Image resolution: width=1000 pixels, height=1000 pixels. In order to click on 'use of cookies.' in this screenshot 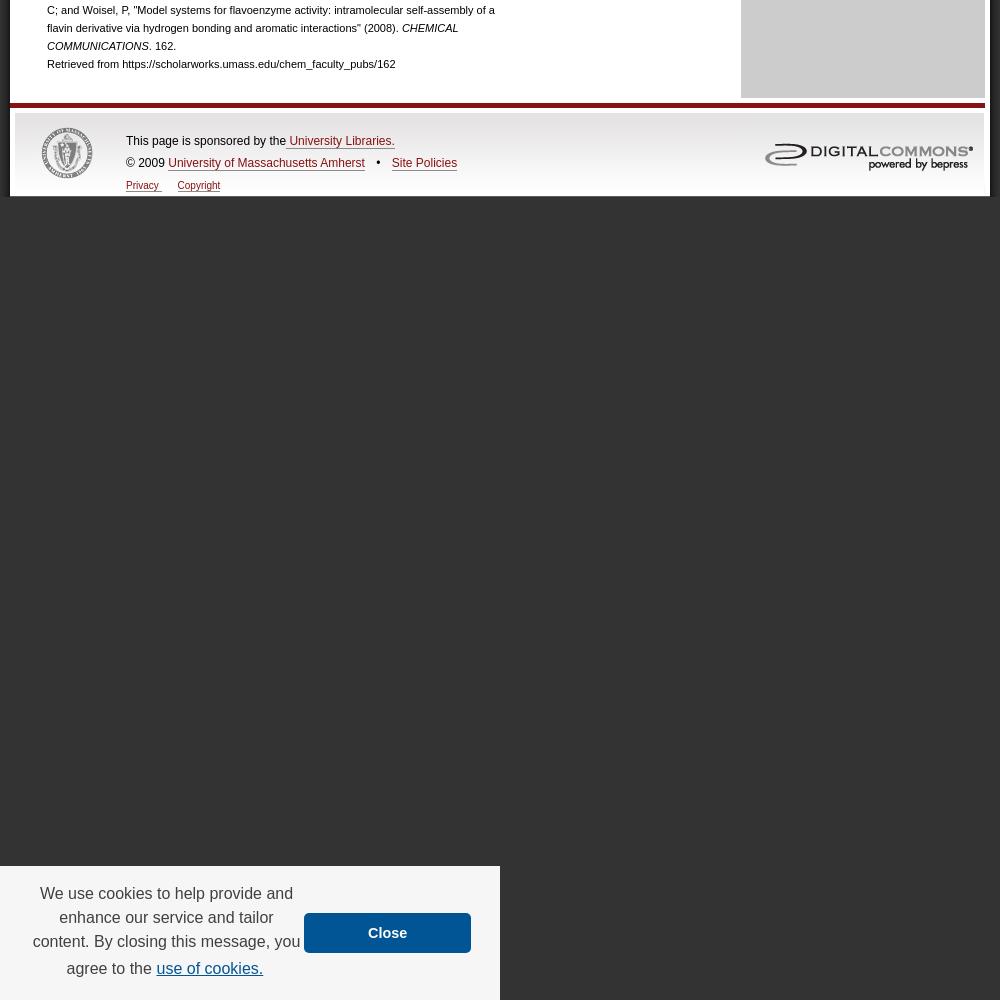, I will do `click(208, 966)`.